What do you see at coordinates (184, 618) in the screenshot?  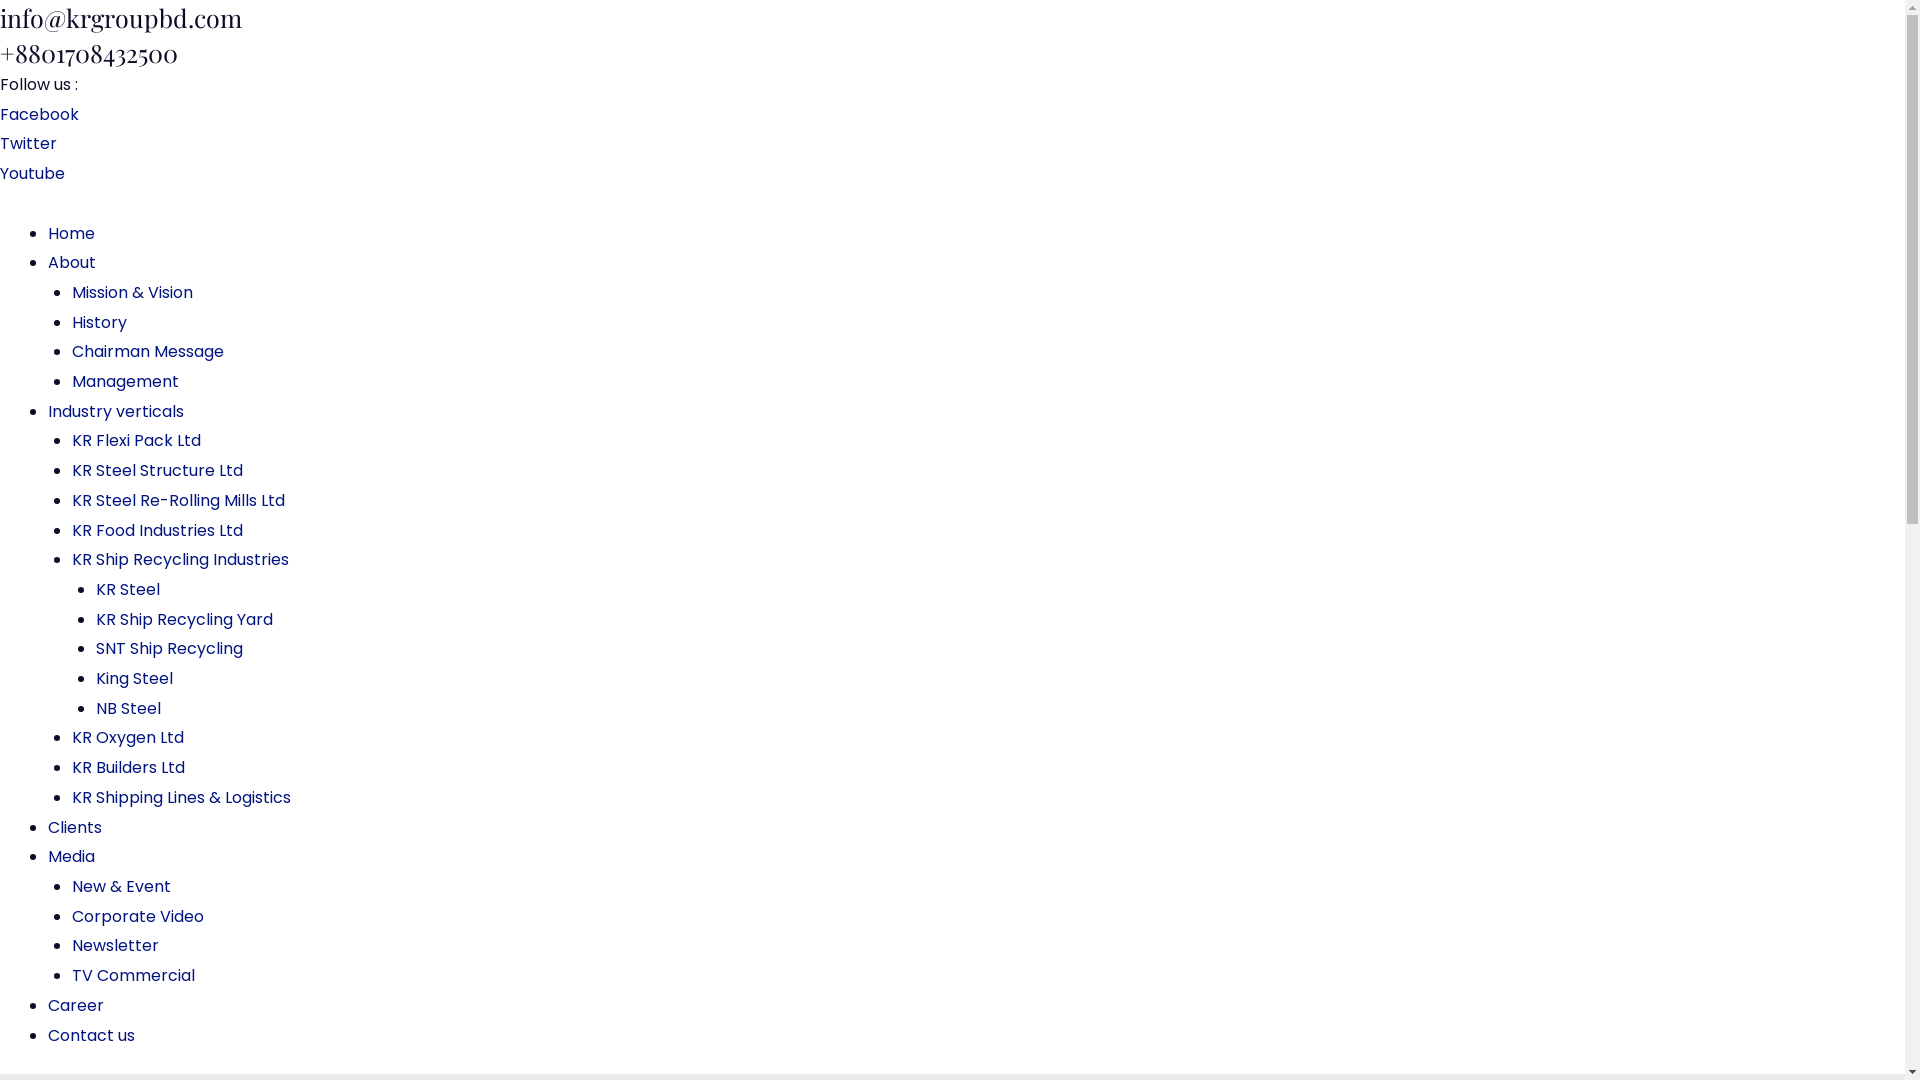 I see `'KR Ship Recycling Yard'` at bounding box center [184, 618].